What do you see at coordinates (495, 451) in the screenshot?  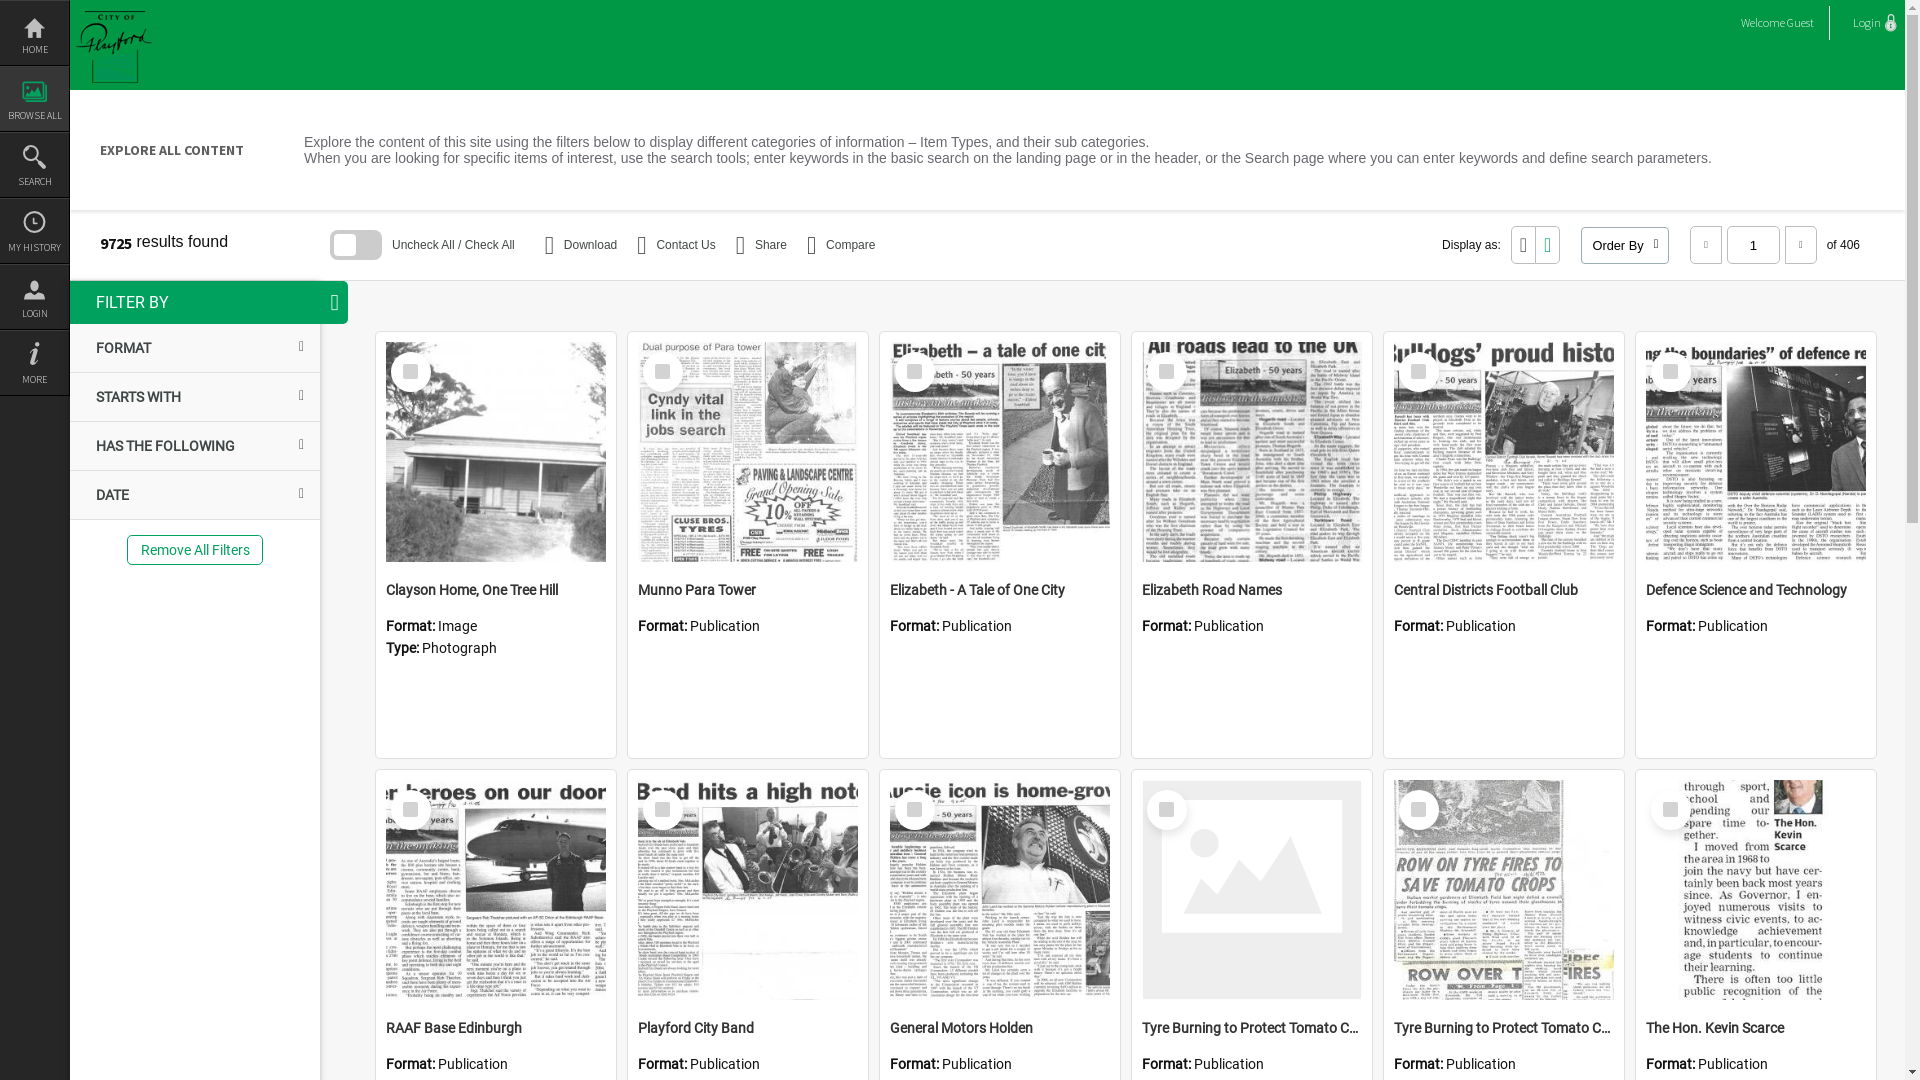 I see `'Clayson Home, One Tree Hill'` at bounding box center [495, 451].